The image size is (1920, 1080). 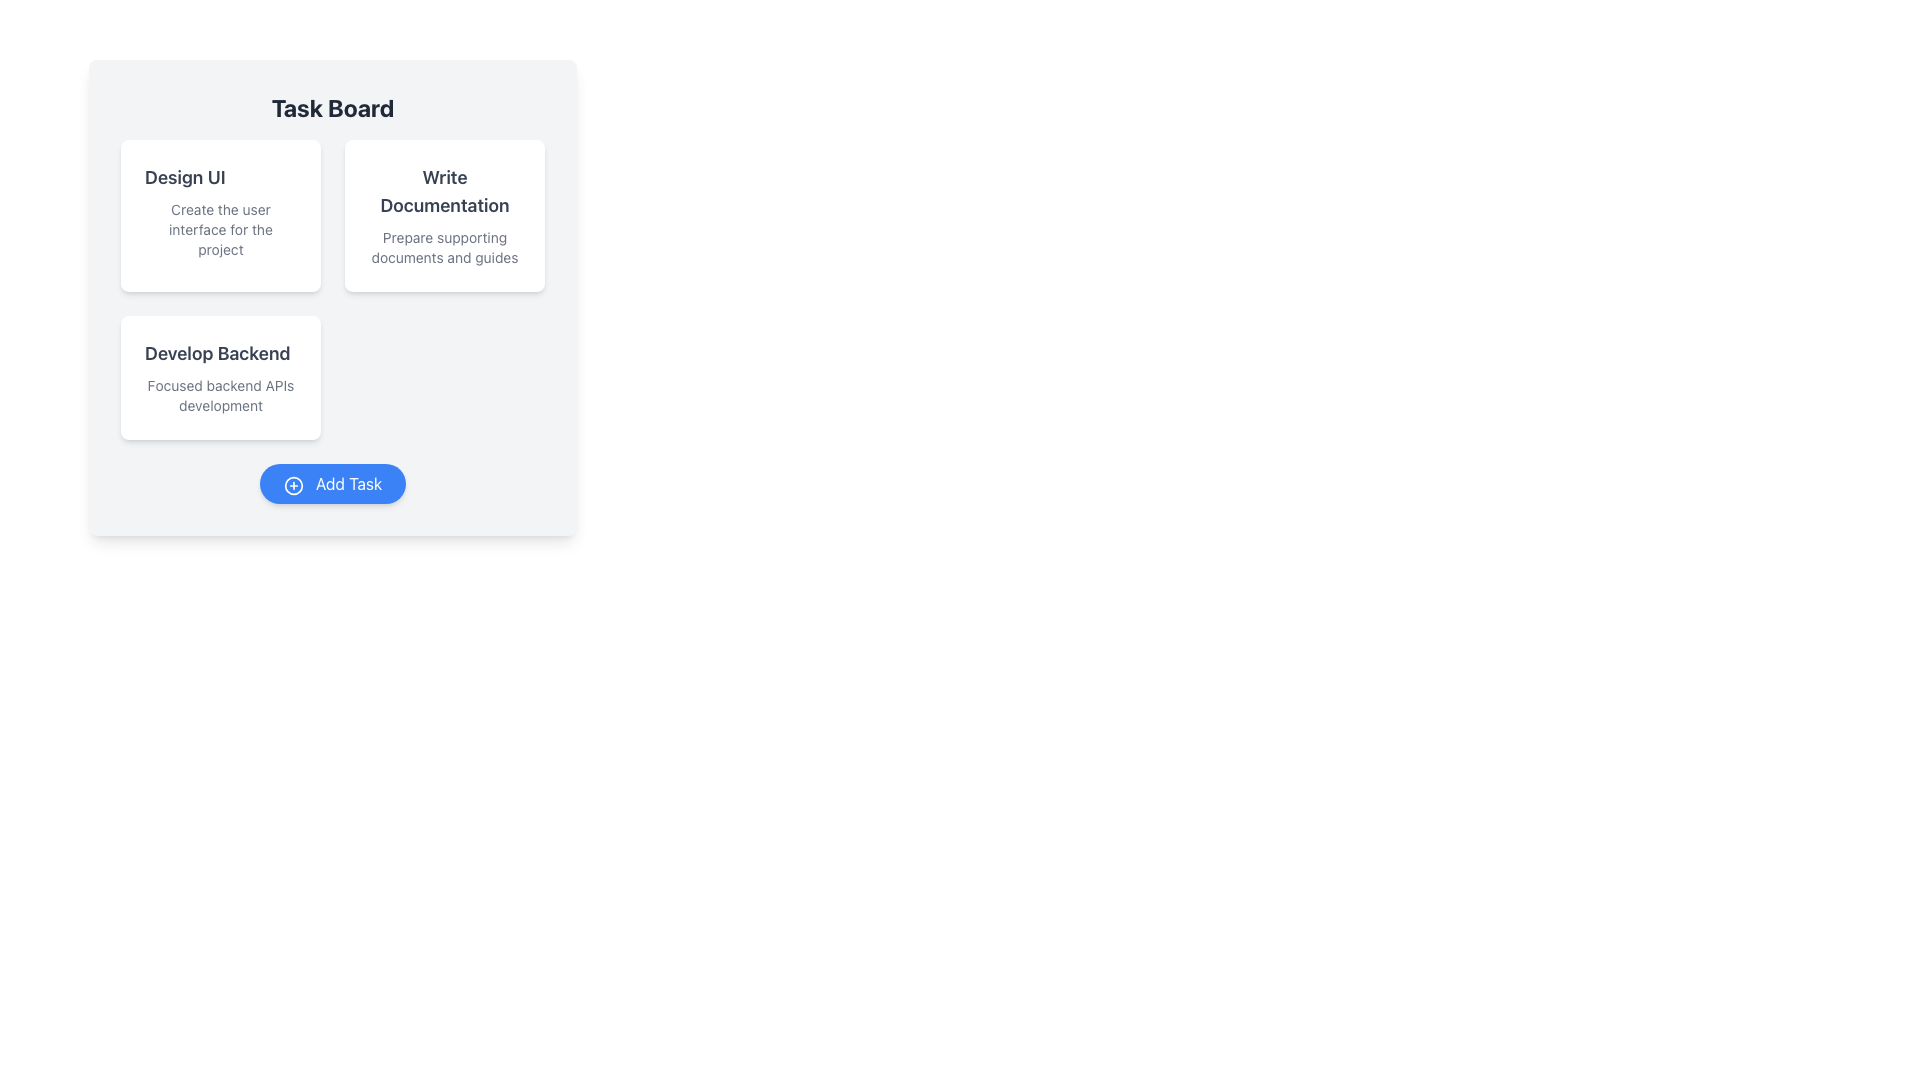 I want to click on the Text Label element containing the text 'Write Documentation', which is styled in a larger bold font and is located in the center card of the task board interface, so click(x=444, y=192).